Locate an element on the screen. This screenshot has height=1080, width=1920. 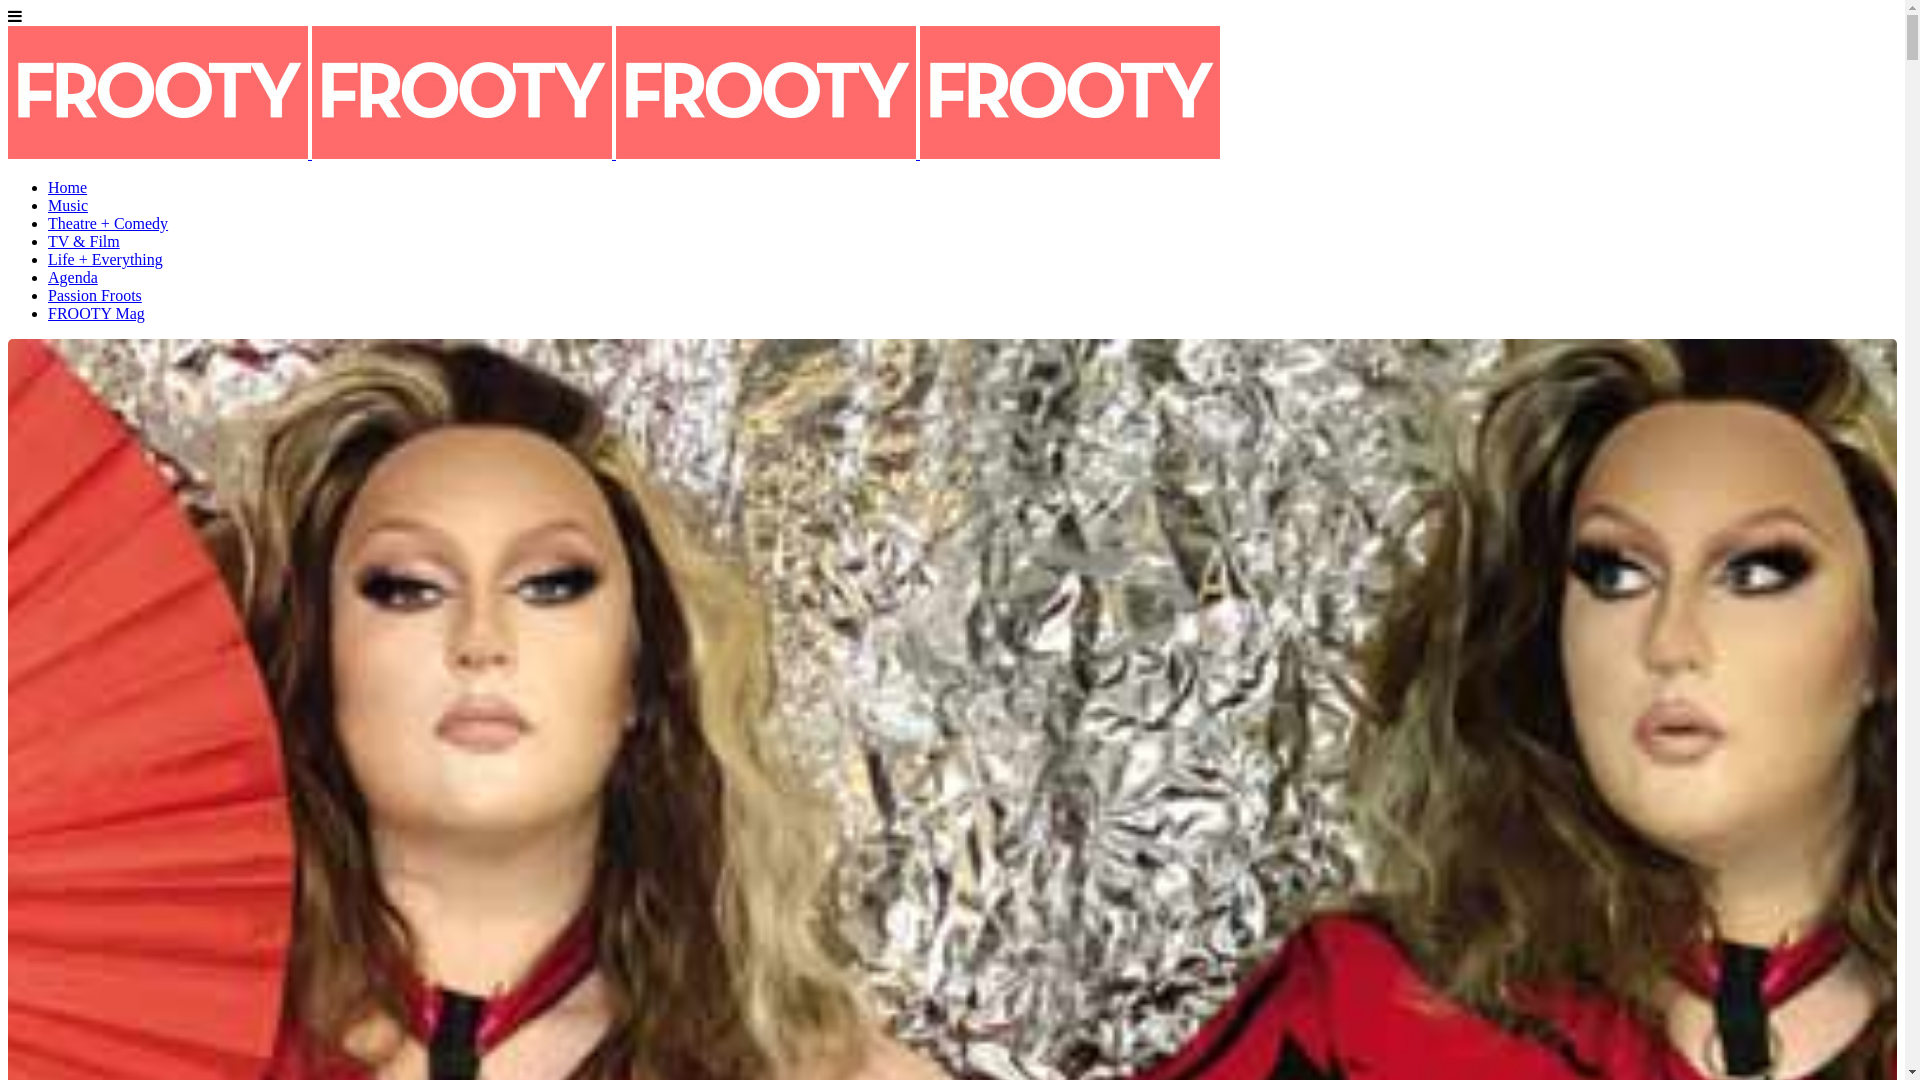
'TV & Film' is located at coordinates (82, 240).